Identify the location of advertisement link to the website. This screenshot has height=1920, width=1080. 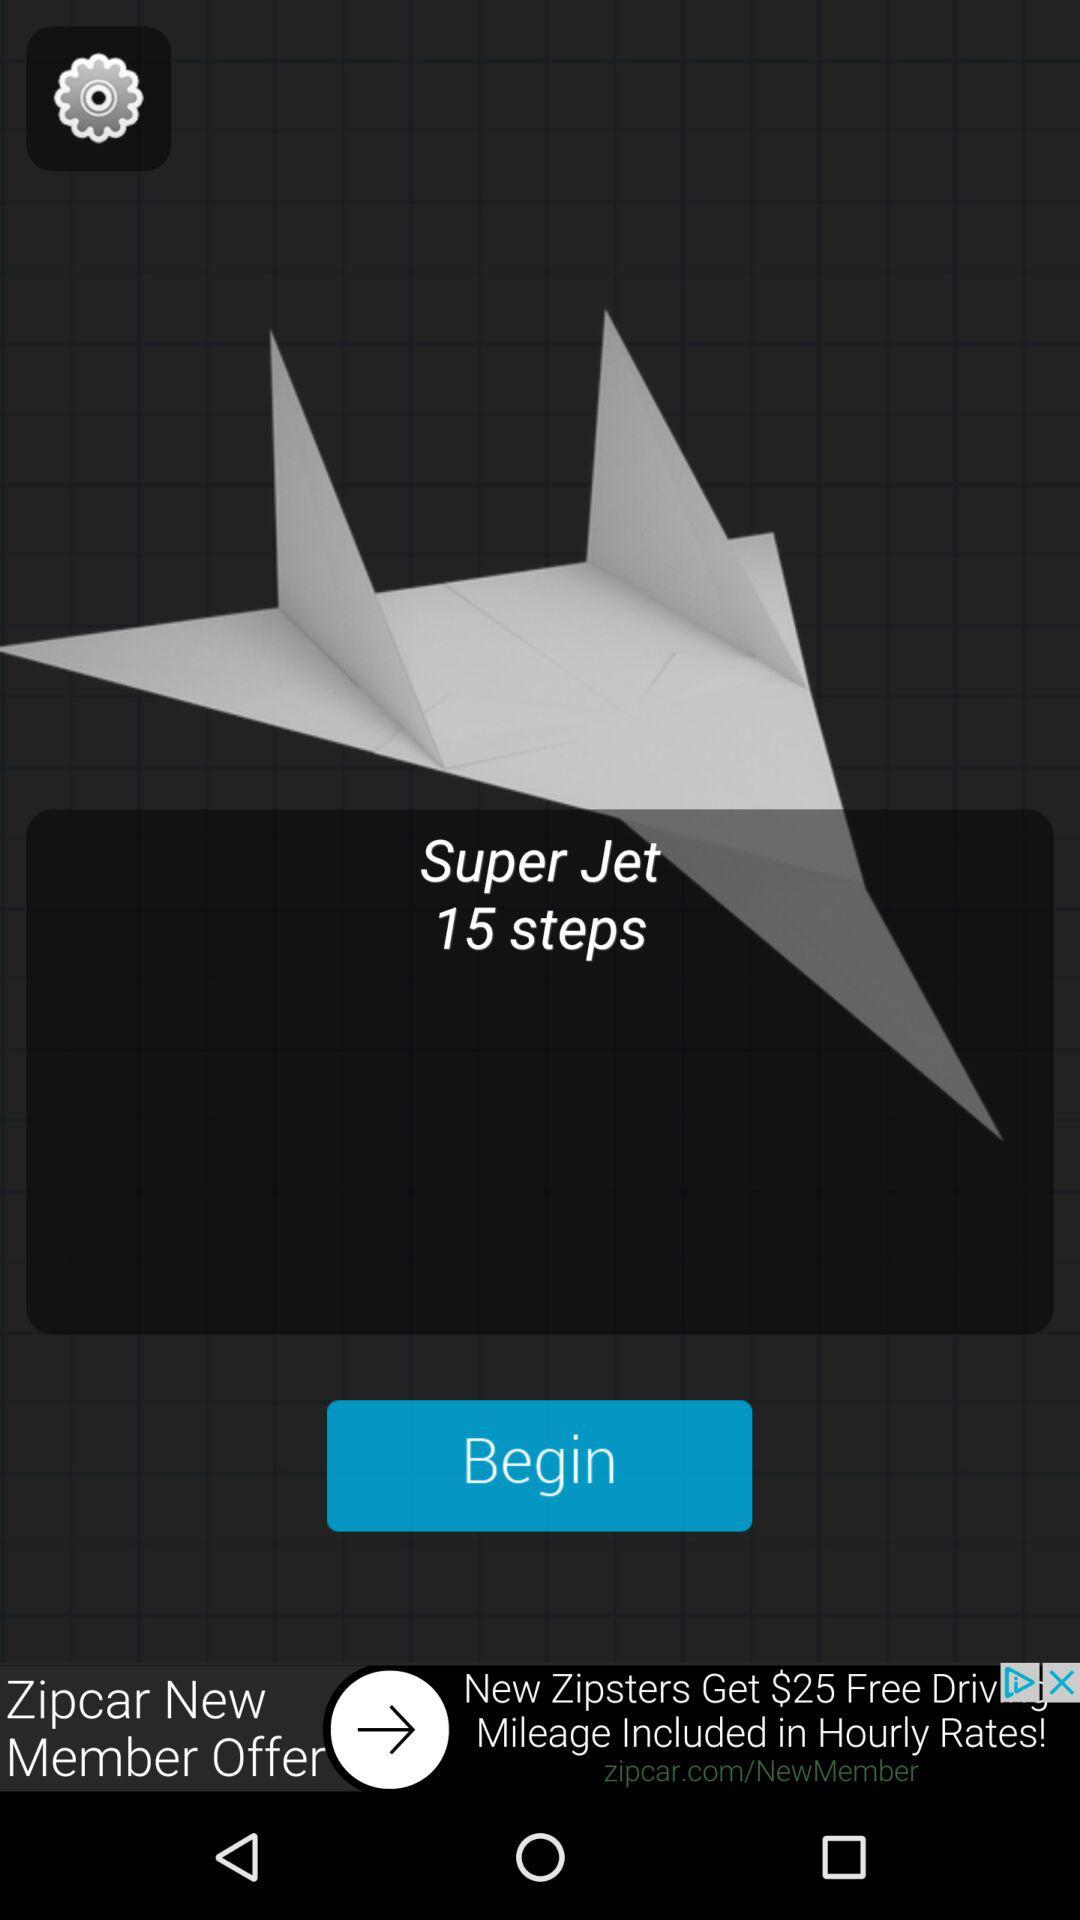
(540, 1727).